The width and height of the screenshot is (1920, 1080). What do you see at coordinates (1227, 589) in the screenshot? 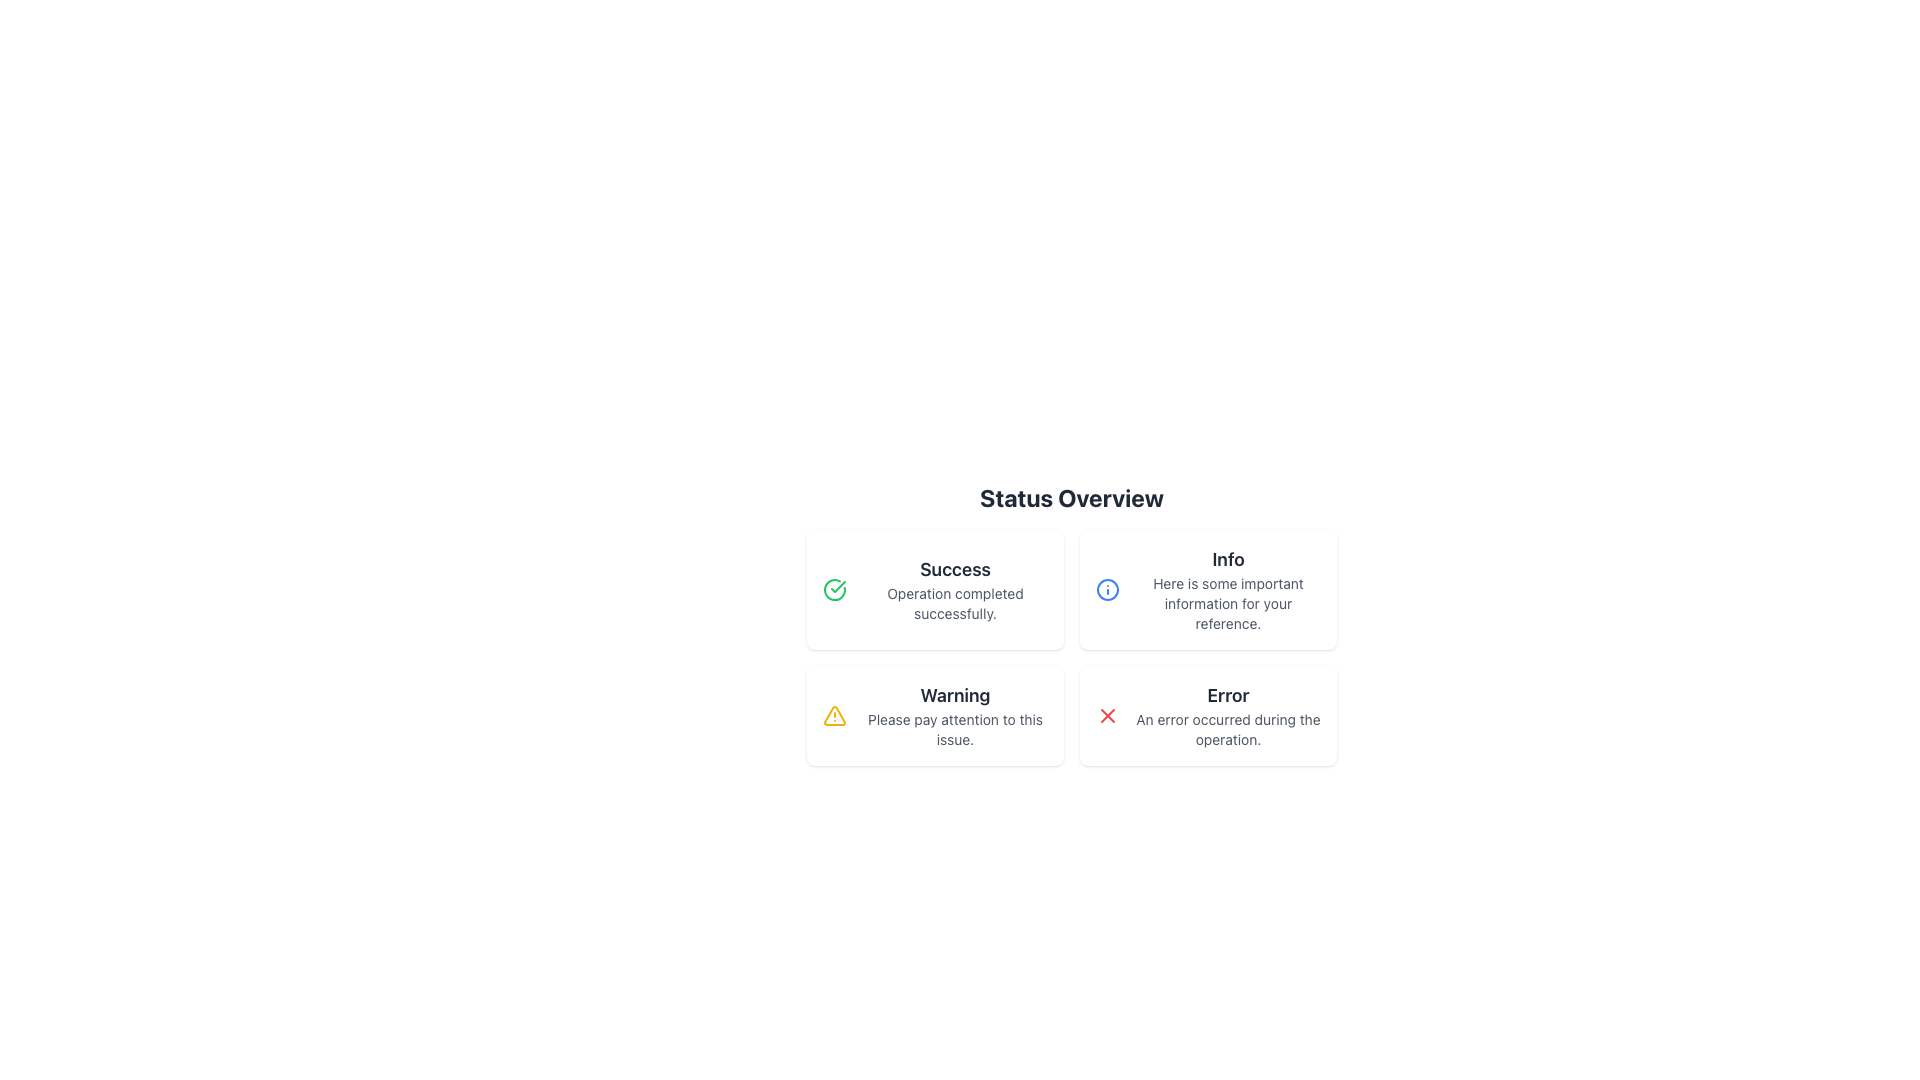
I see `information displayed on the Informational Card located in the upper-right quadrant of the 'Status Overview' section, to the right of the 'Success' box` at bounding box center [1227, 589].